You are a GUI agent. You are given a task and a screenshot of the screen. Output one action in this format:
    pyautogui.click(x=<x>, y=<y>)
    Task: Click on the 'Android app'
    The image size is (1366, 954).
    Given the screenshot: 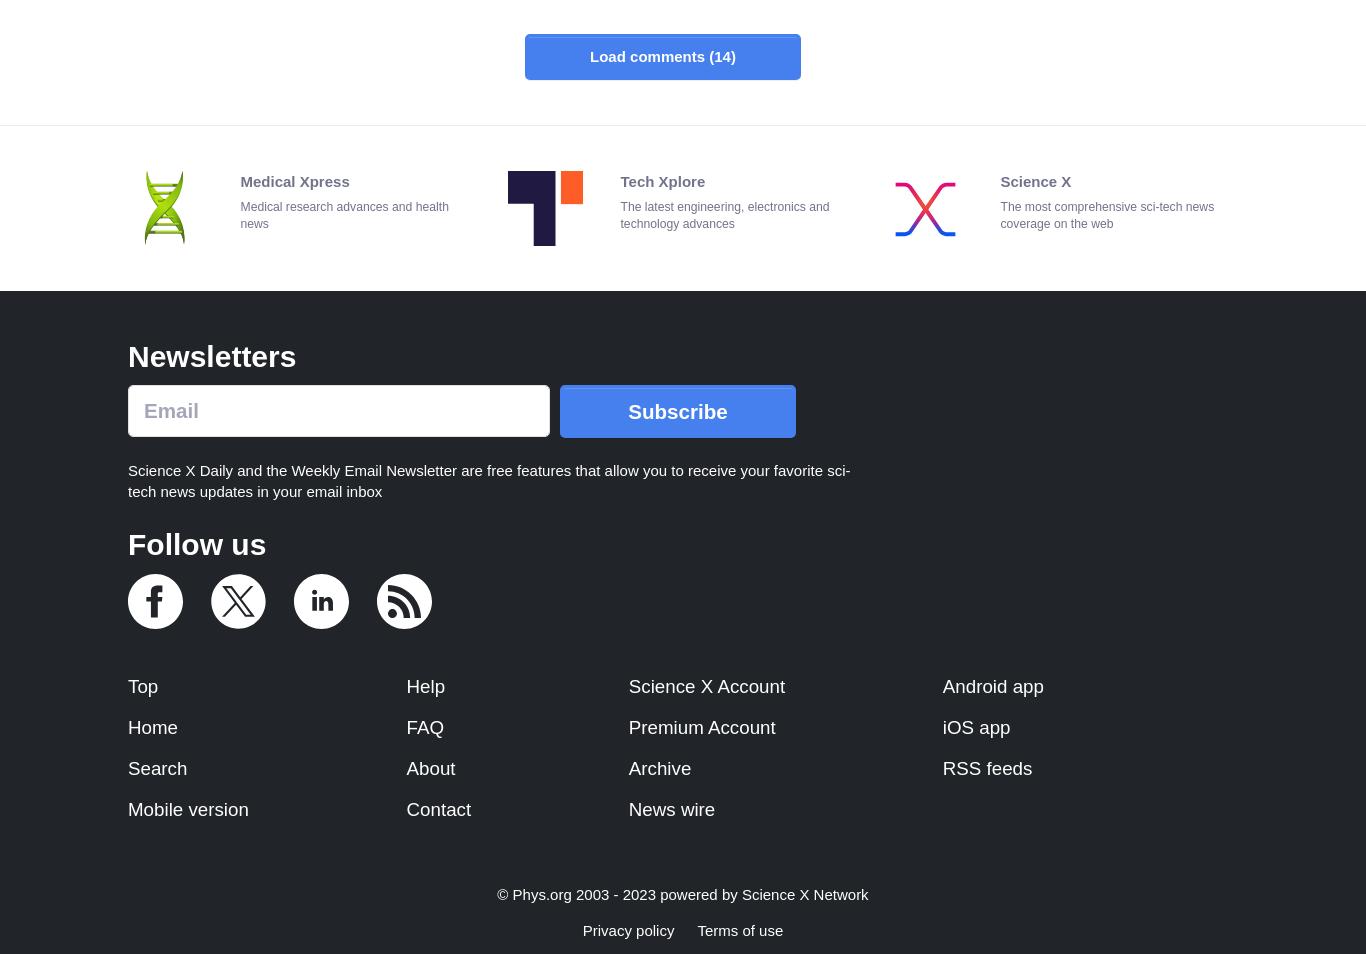 What is the action you would take?
    pyautogui.click(x=992, y=684)
    